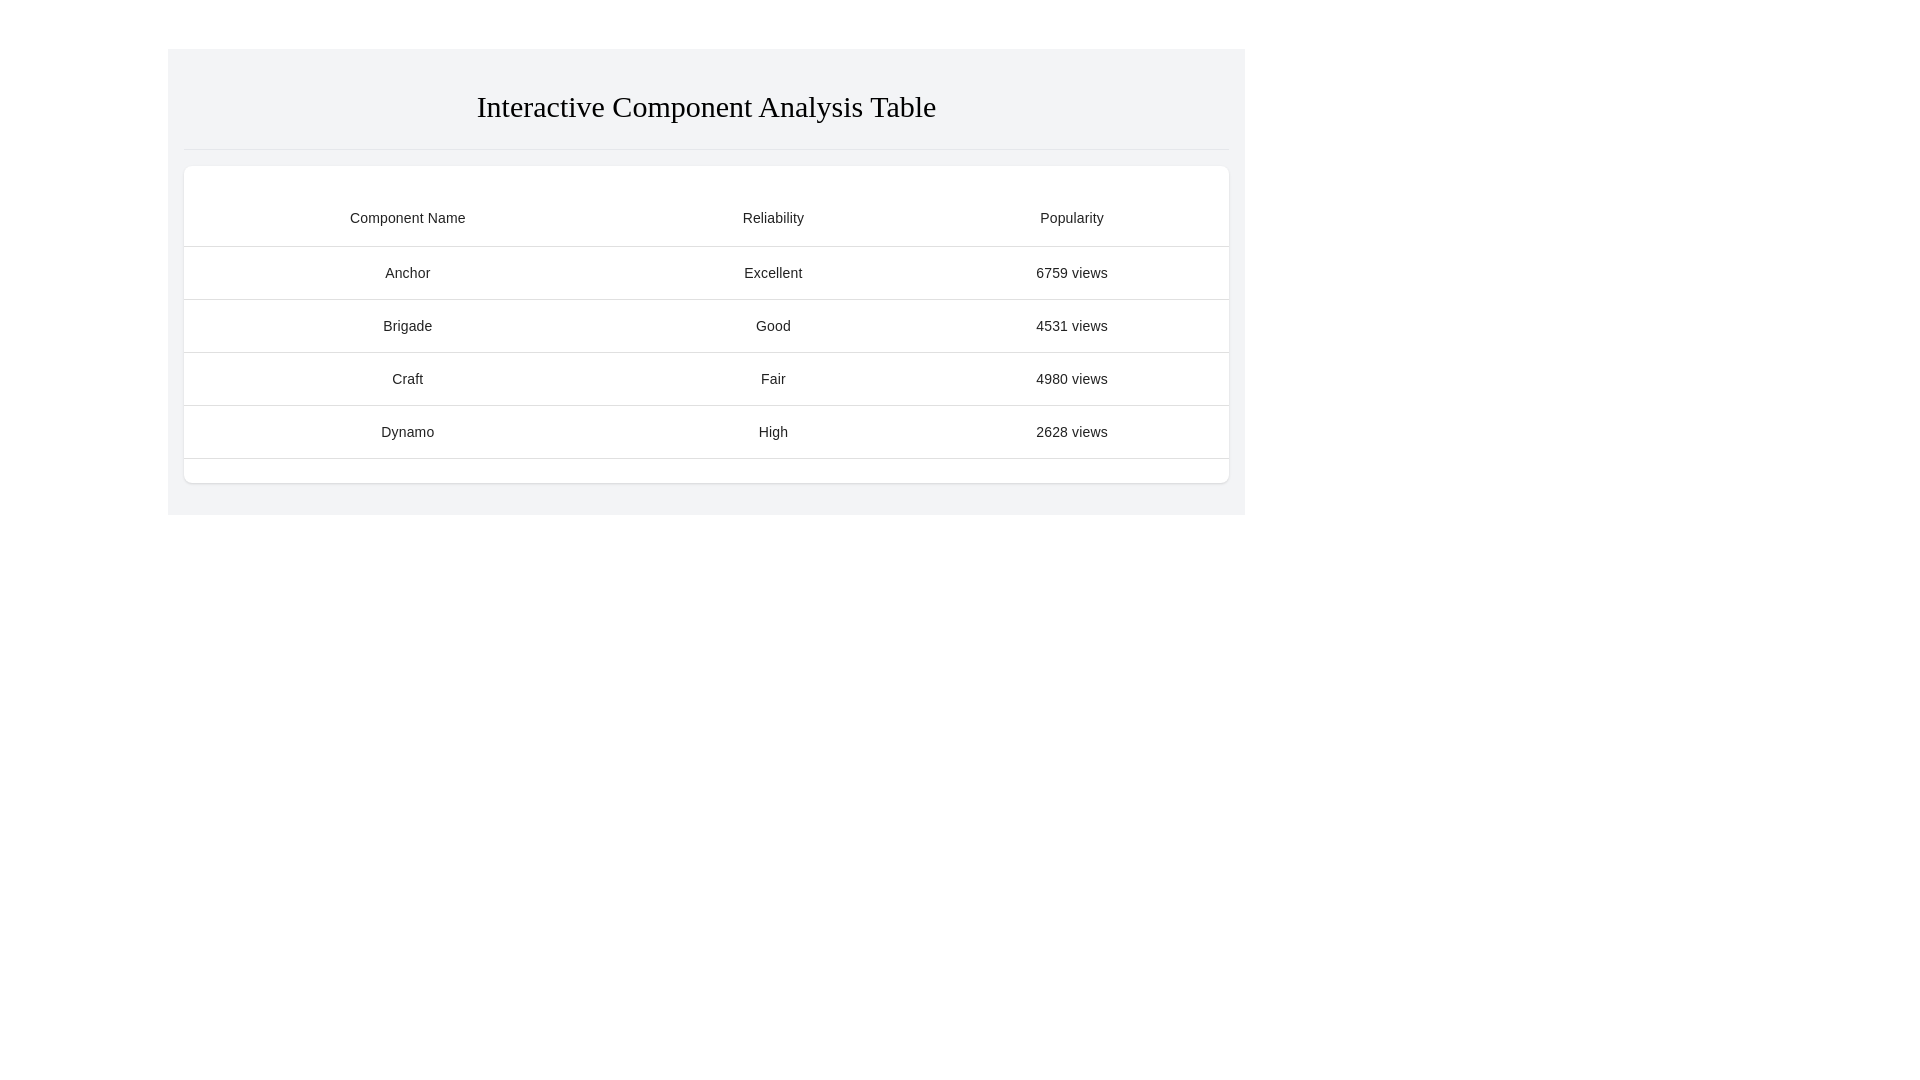 This screenshot has width=1920, height=1080. I want to click on the text label displaying '2628 views' located in the third cell of the fourth row under the 'Popularity' column, so click(1071, 431).